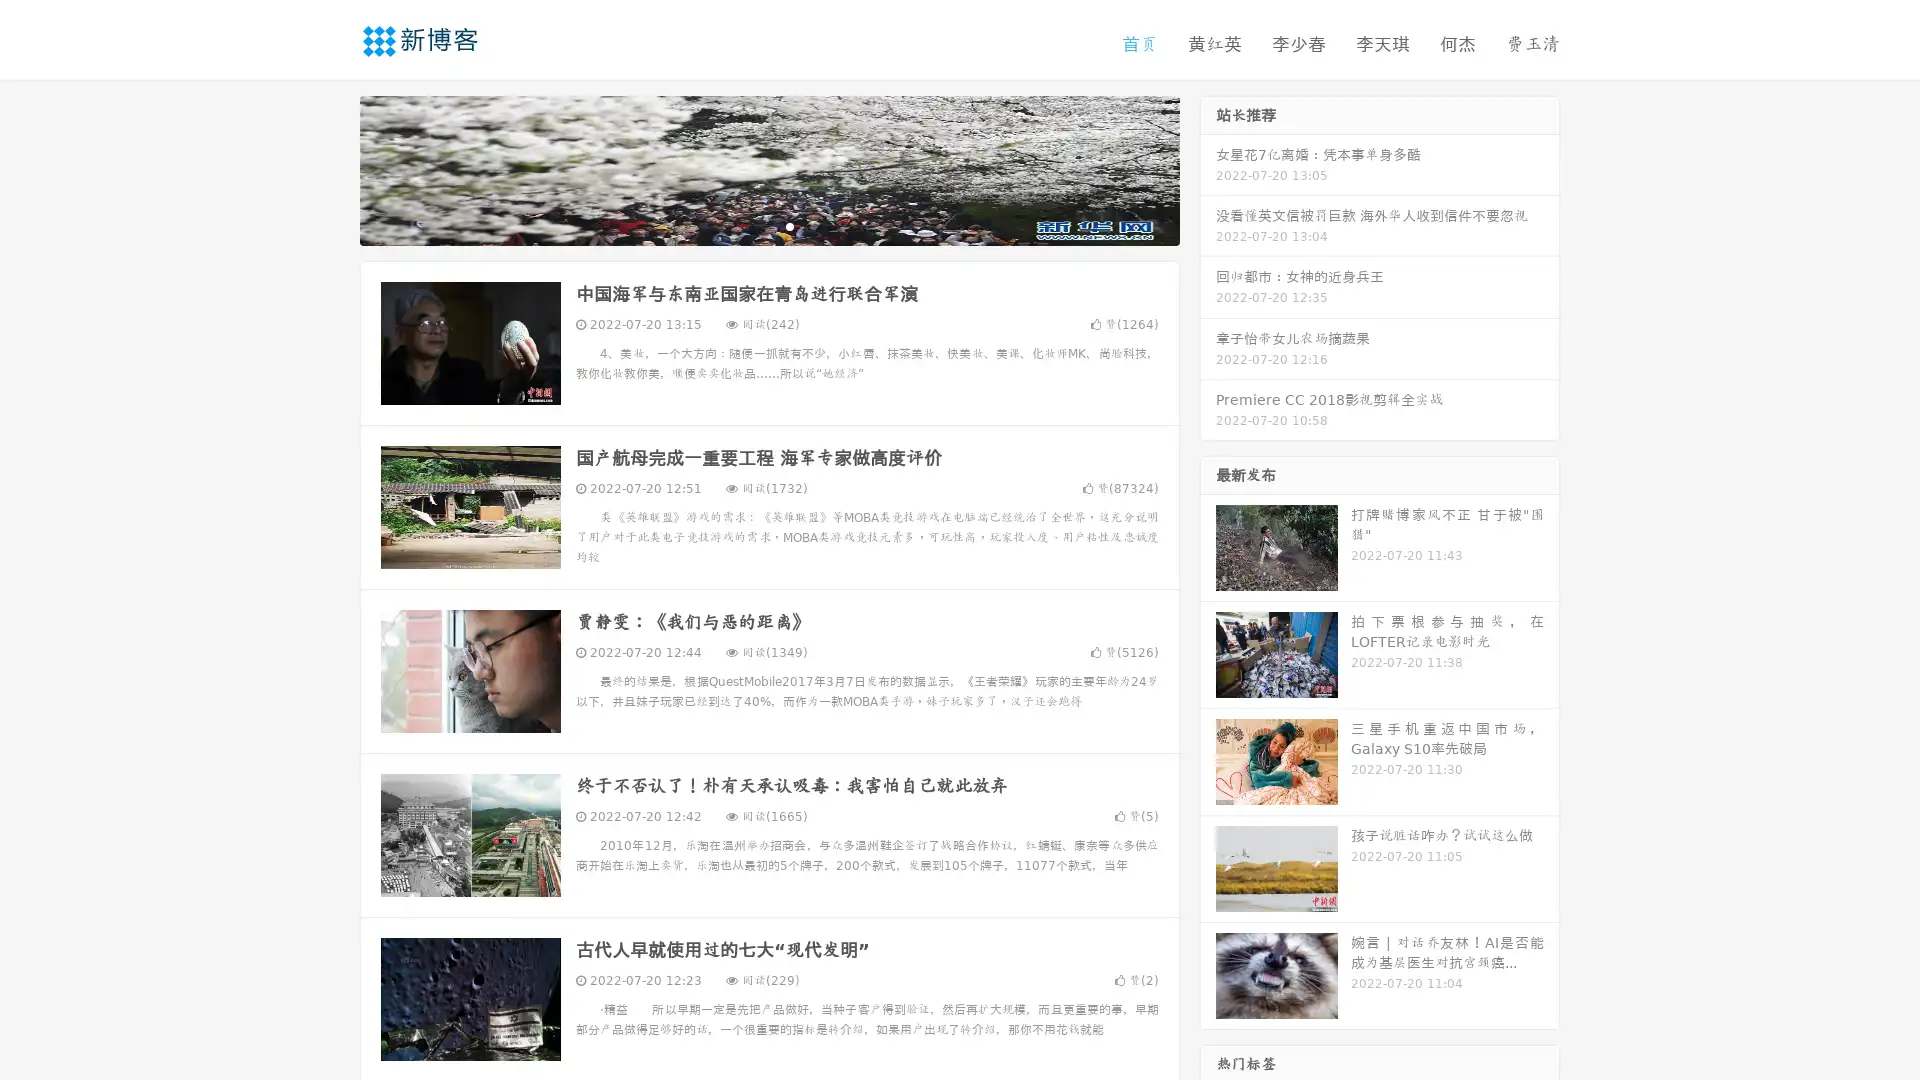 Image resolution: width=1920 pixels, height=1080 pixels. I want to click on Go to slide 1, so click(748, 225).